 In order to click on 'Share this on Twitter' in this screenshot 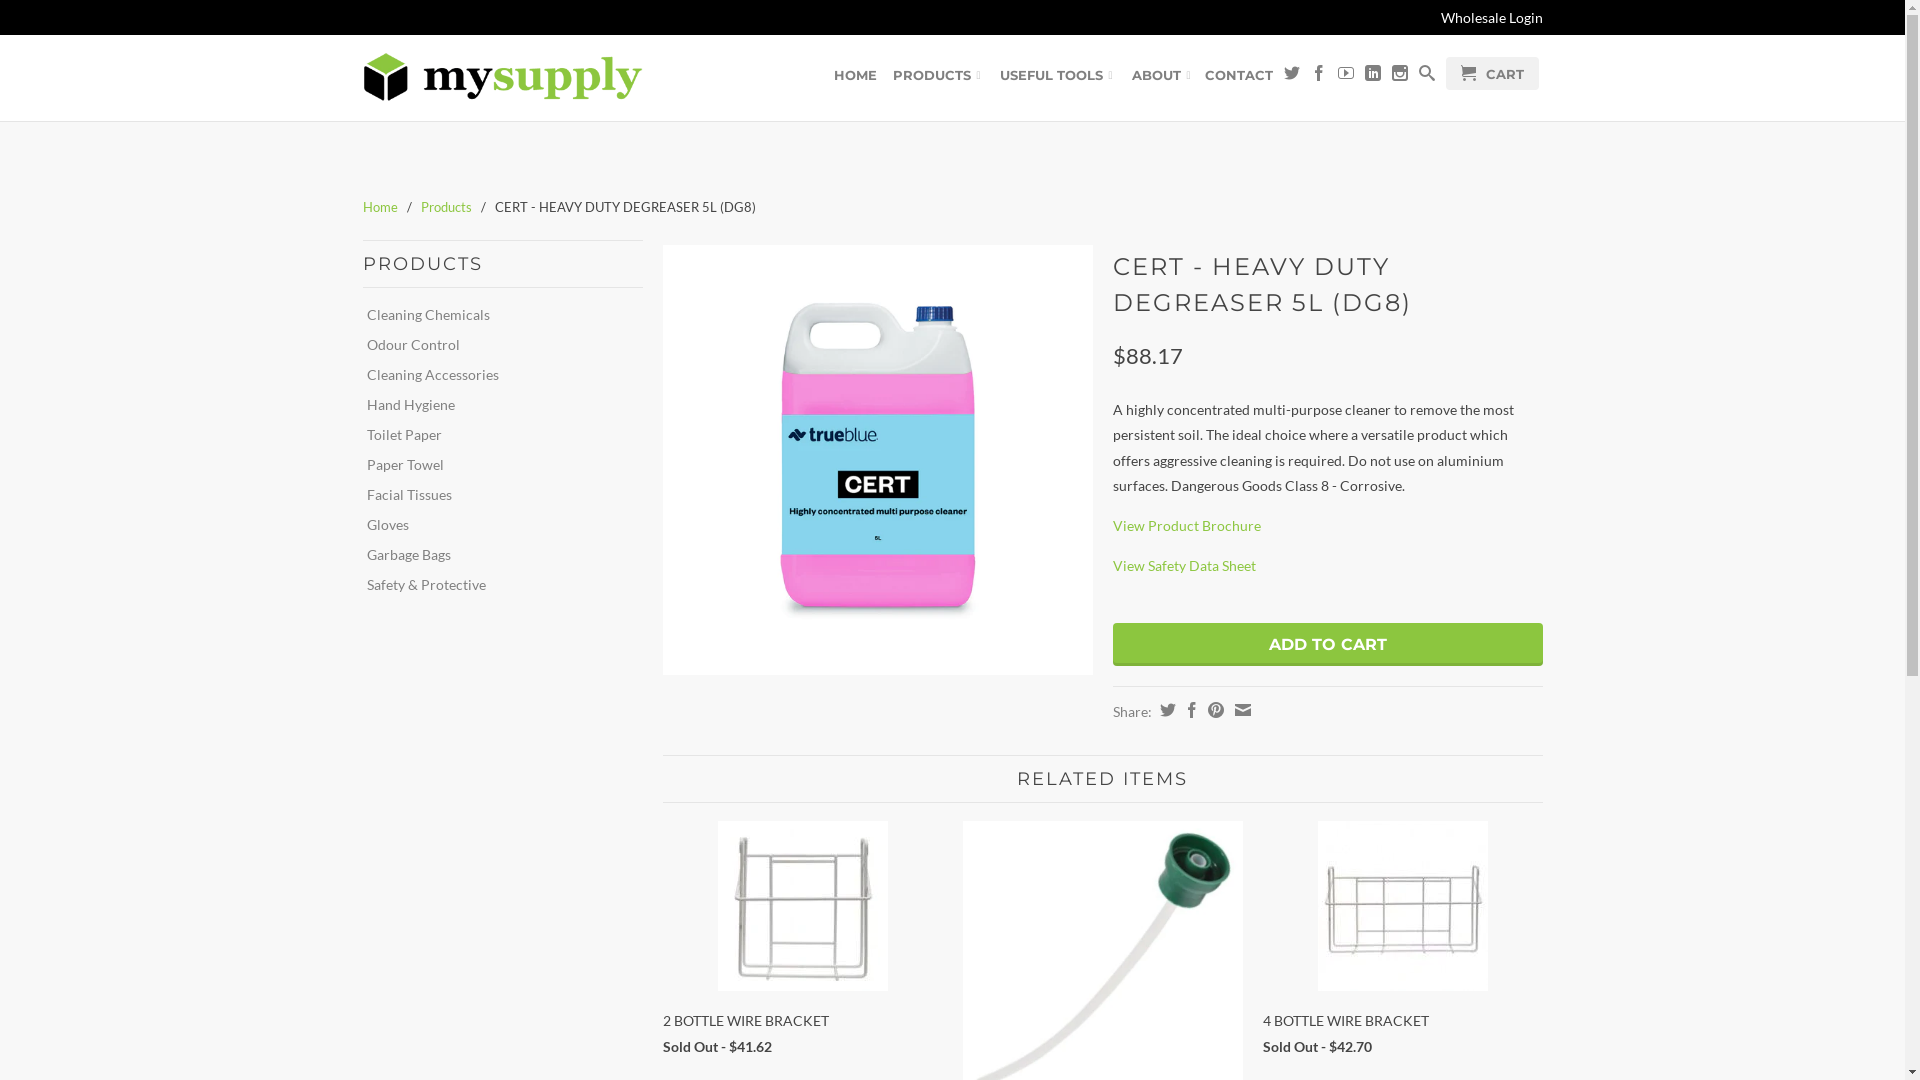, I will do `click(1164, 708)`.